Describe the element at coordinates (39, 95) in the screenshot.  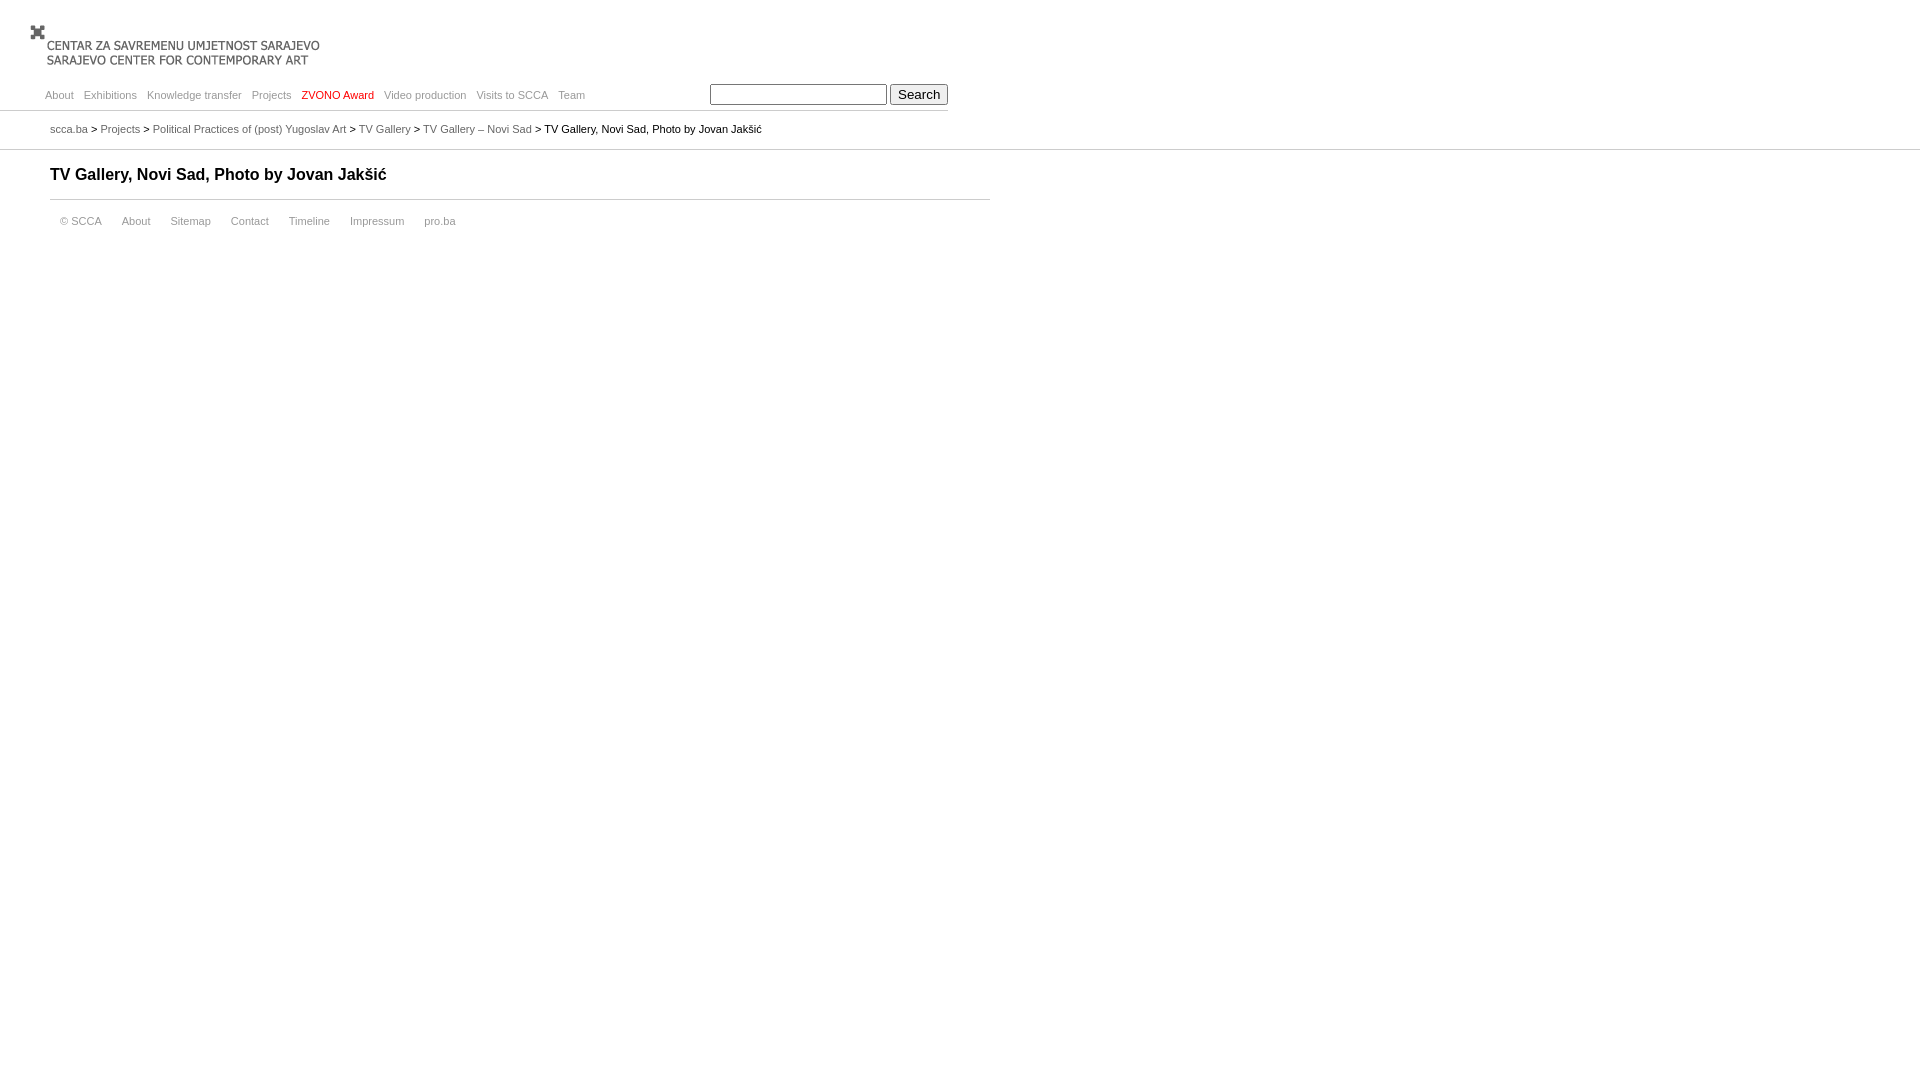
I see `'About'` at that location.